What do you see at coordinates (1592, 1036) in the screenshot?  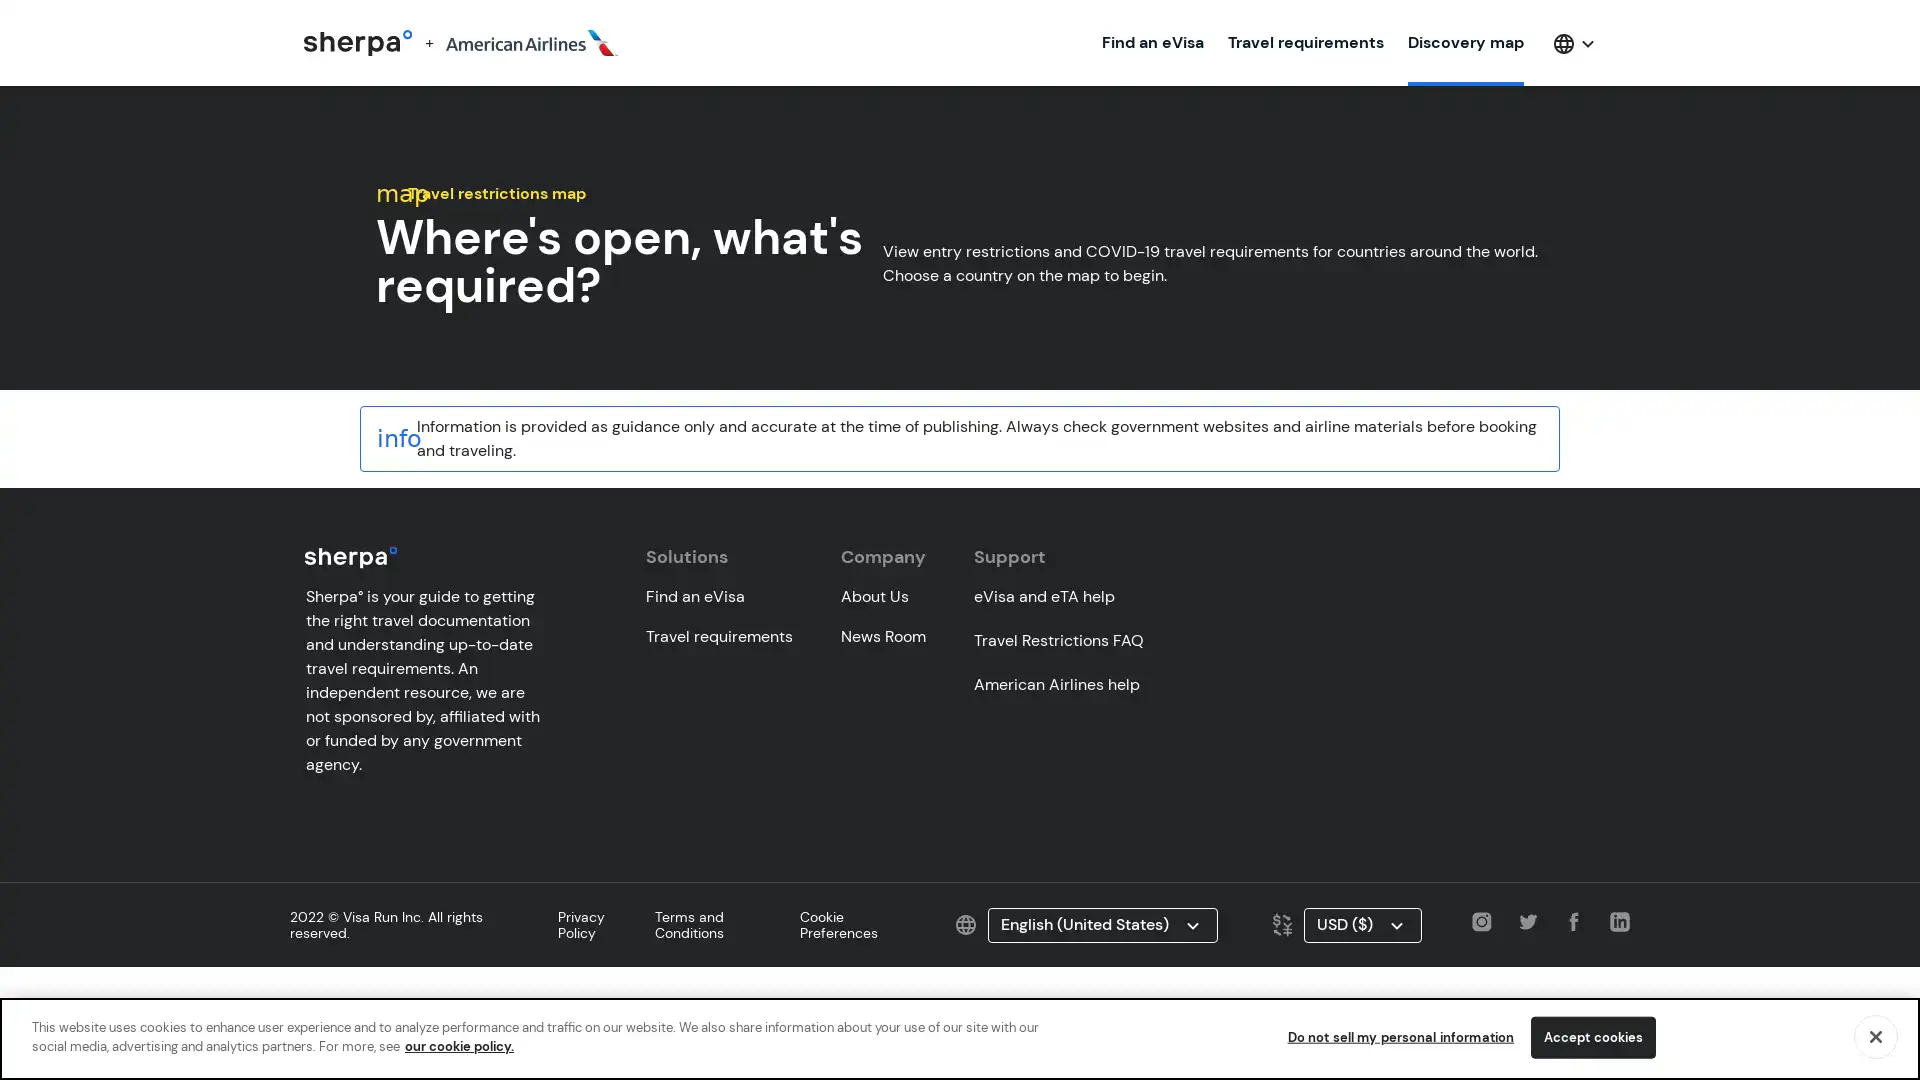 I see `Accept cookies` at bounding box center [1592, 1036].